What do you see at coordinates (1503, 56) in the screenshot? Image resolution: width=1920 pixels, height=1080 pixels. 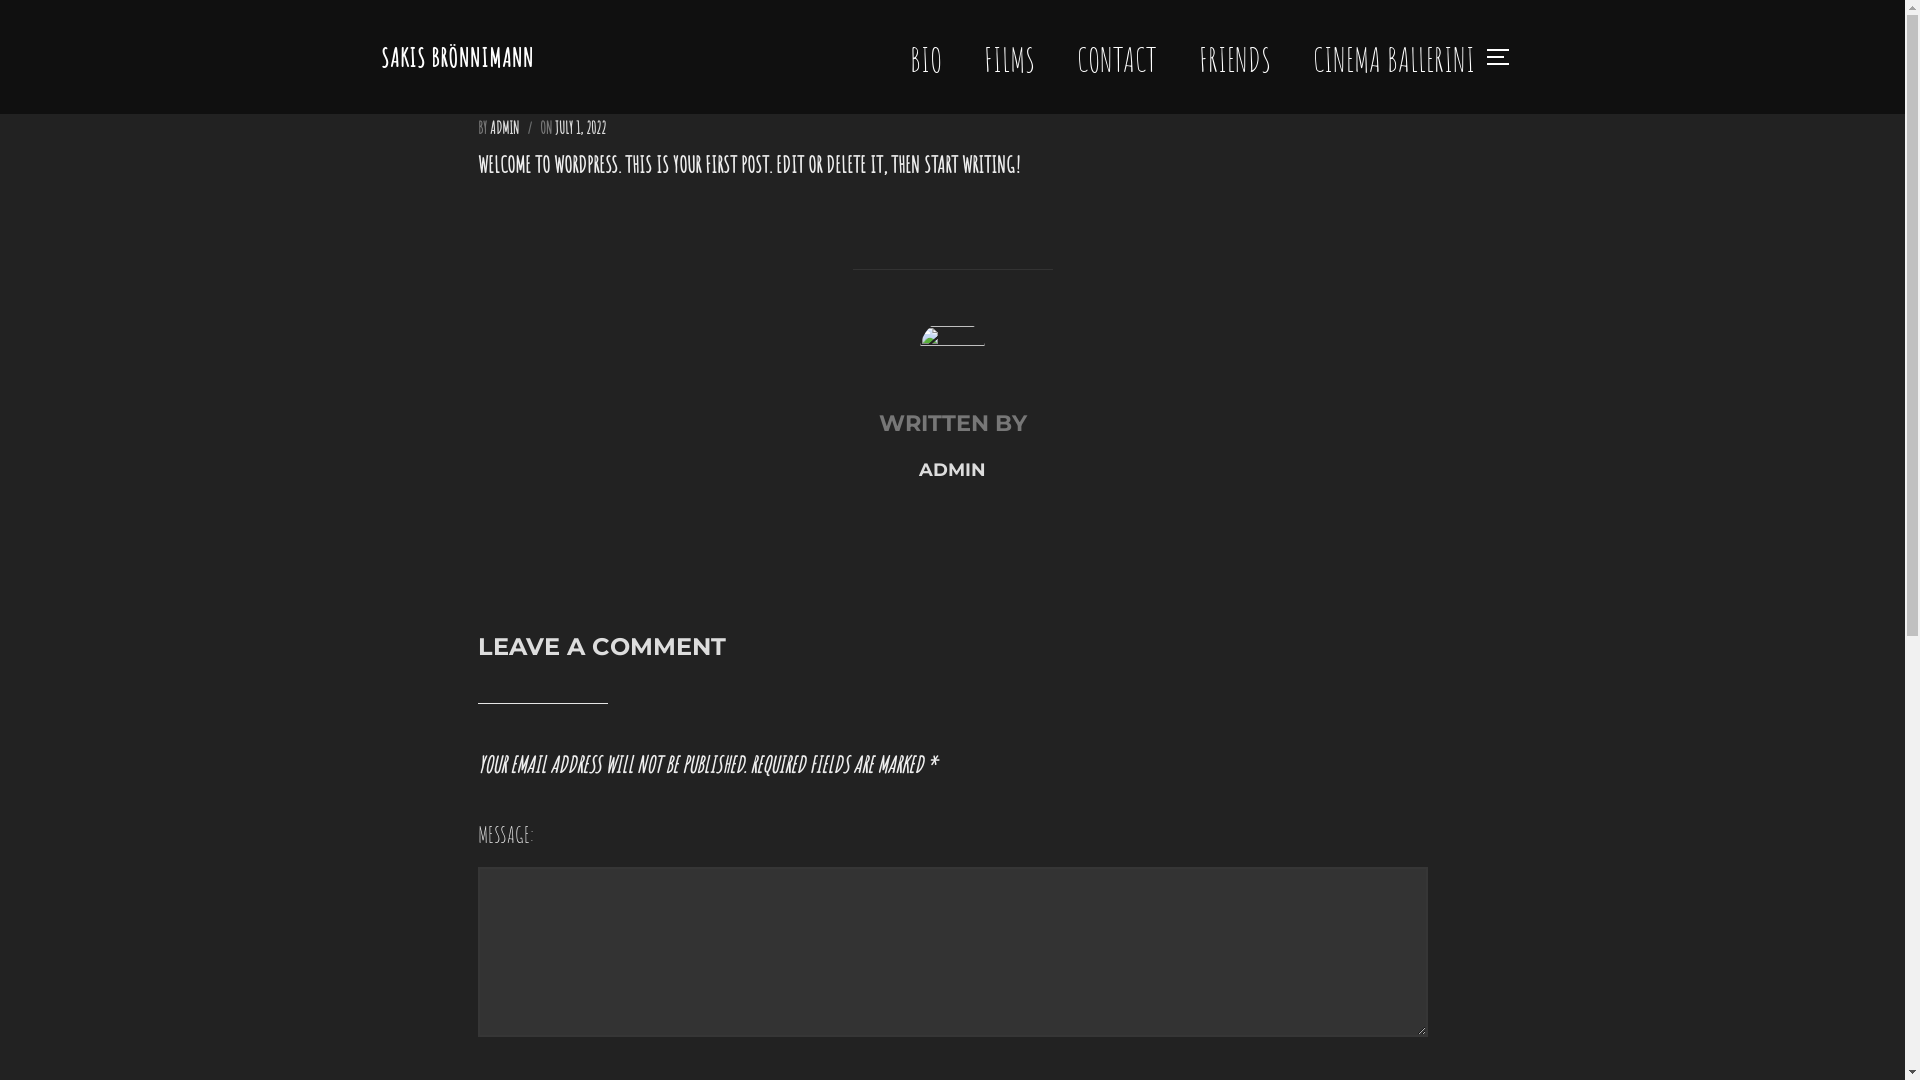 I see `'TOGGLE SIDEBAR & NAVIGATION'` at bounding box center [1503, 56].